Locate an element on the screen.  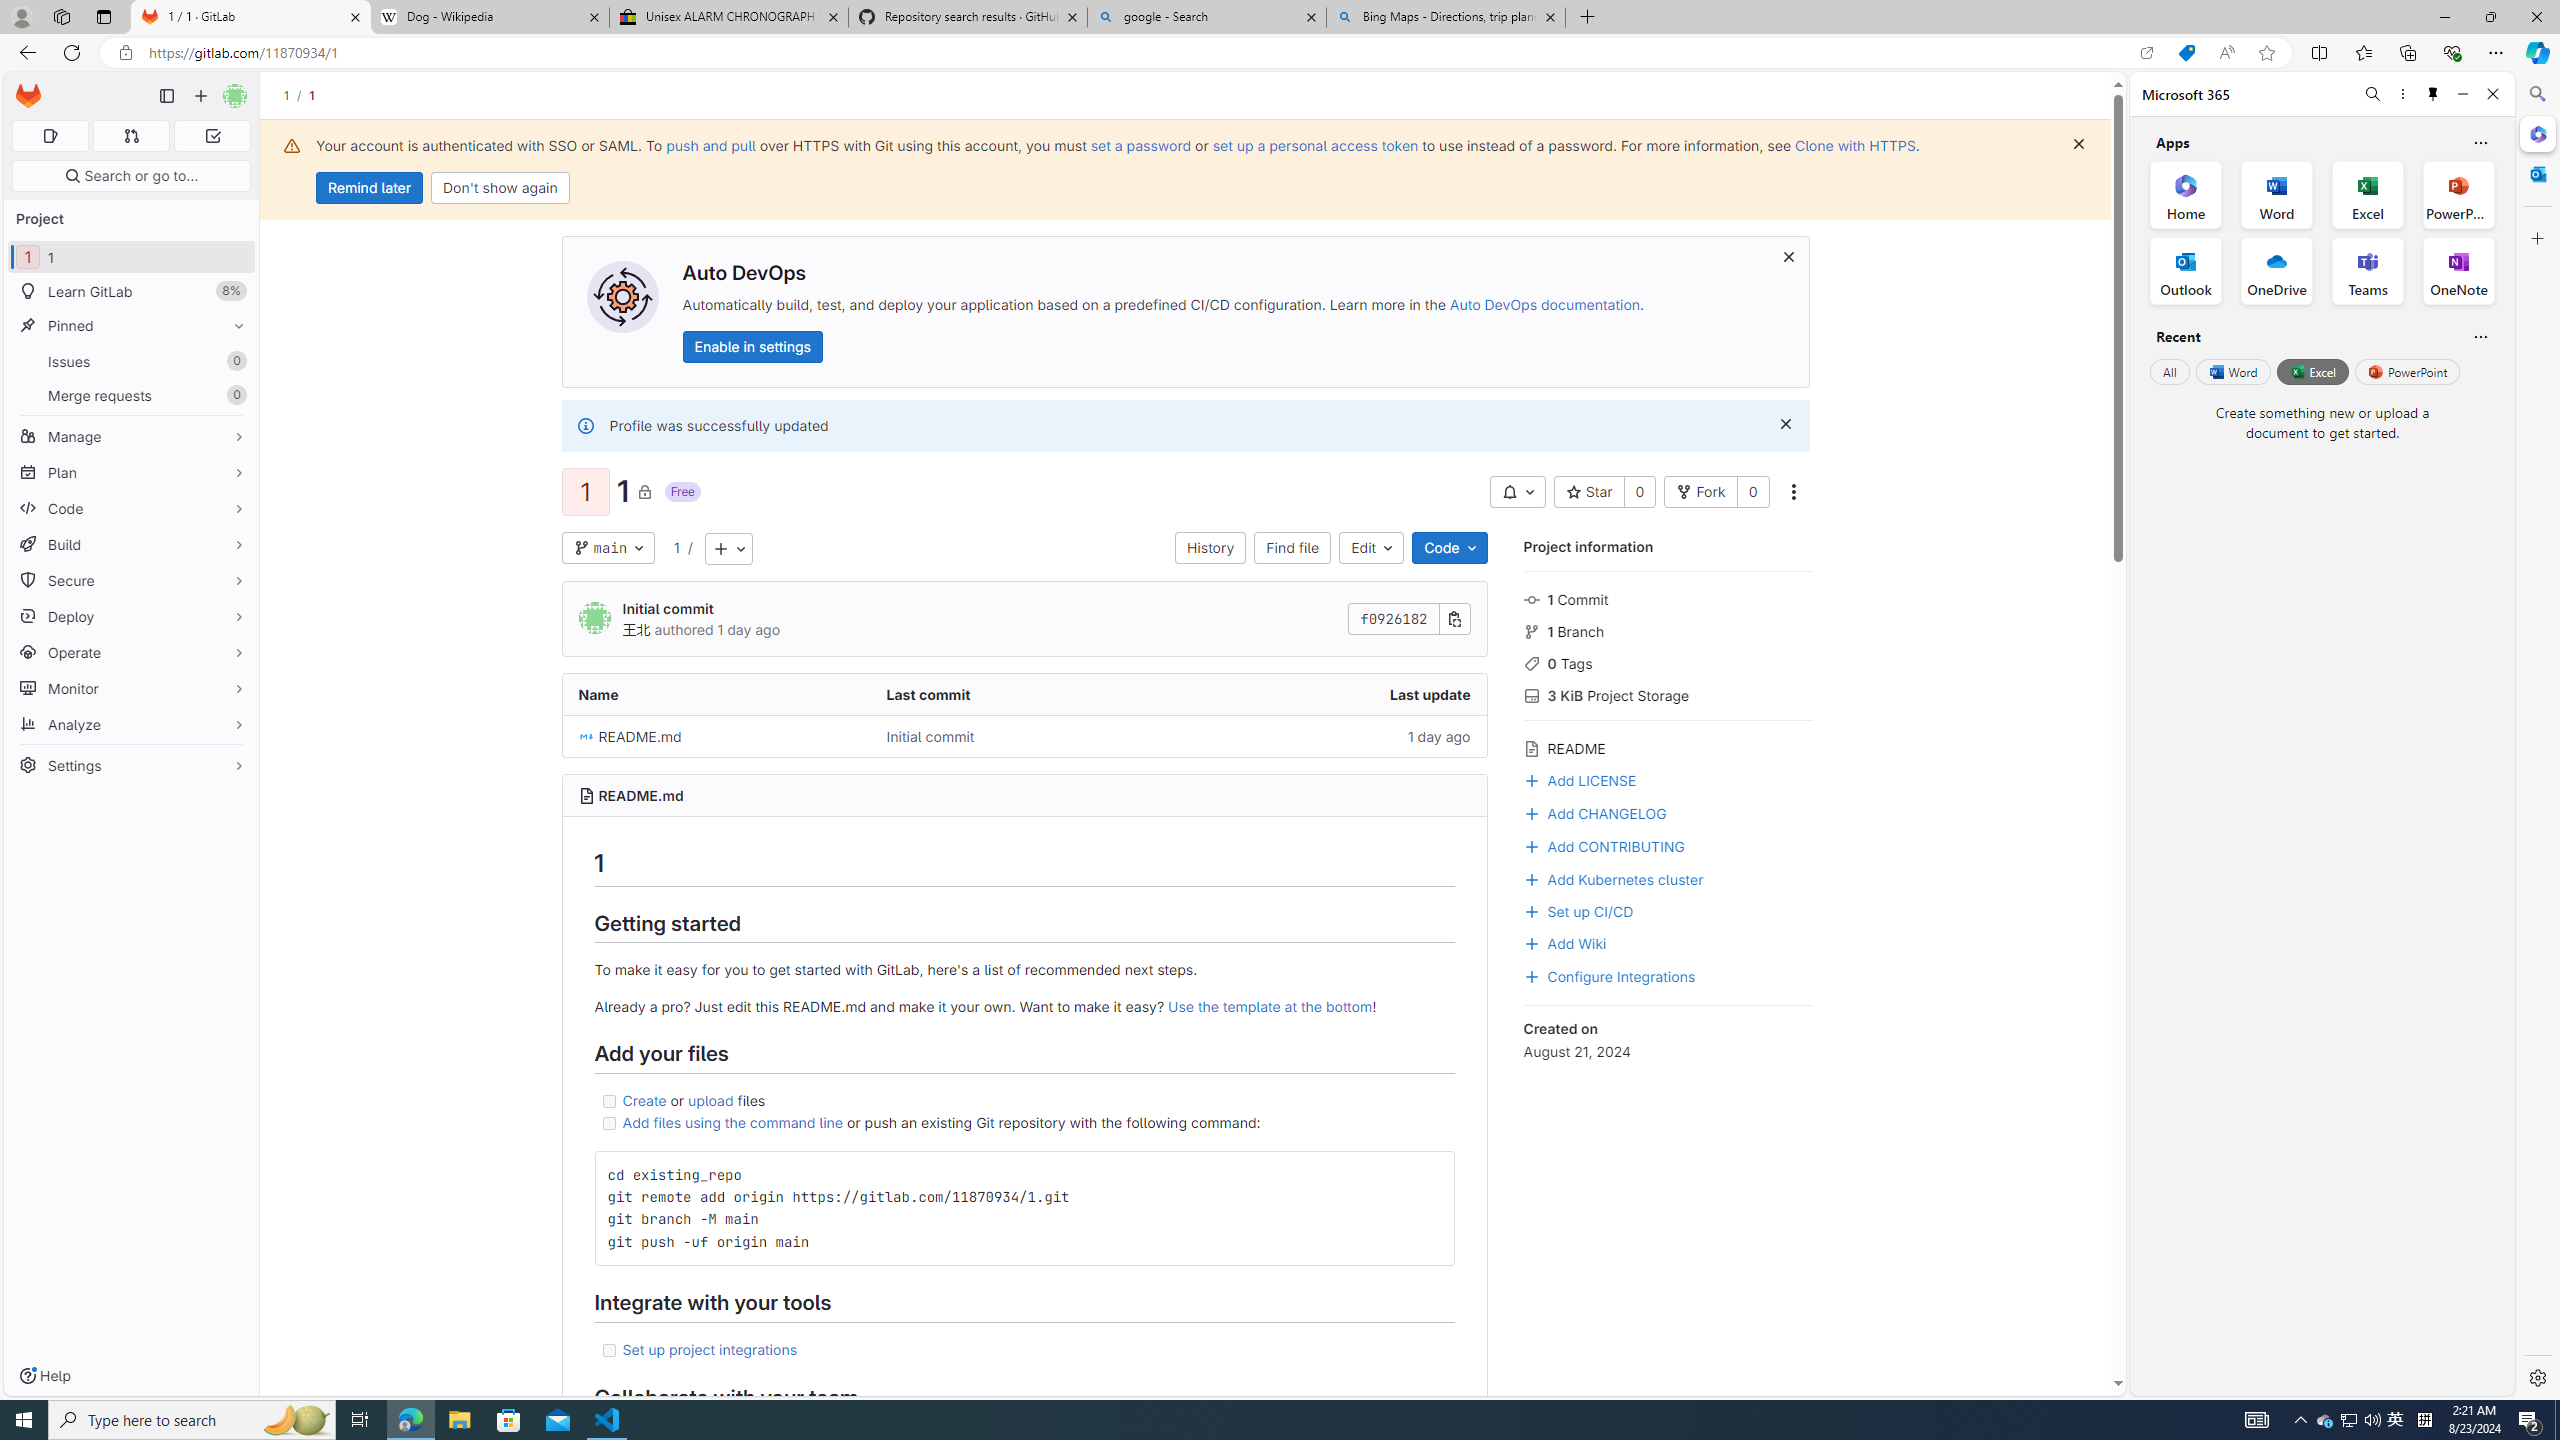
'Primary navigation sidebar' is located at coordinates (166, 95).